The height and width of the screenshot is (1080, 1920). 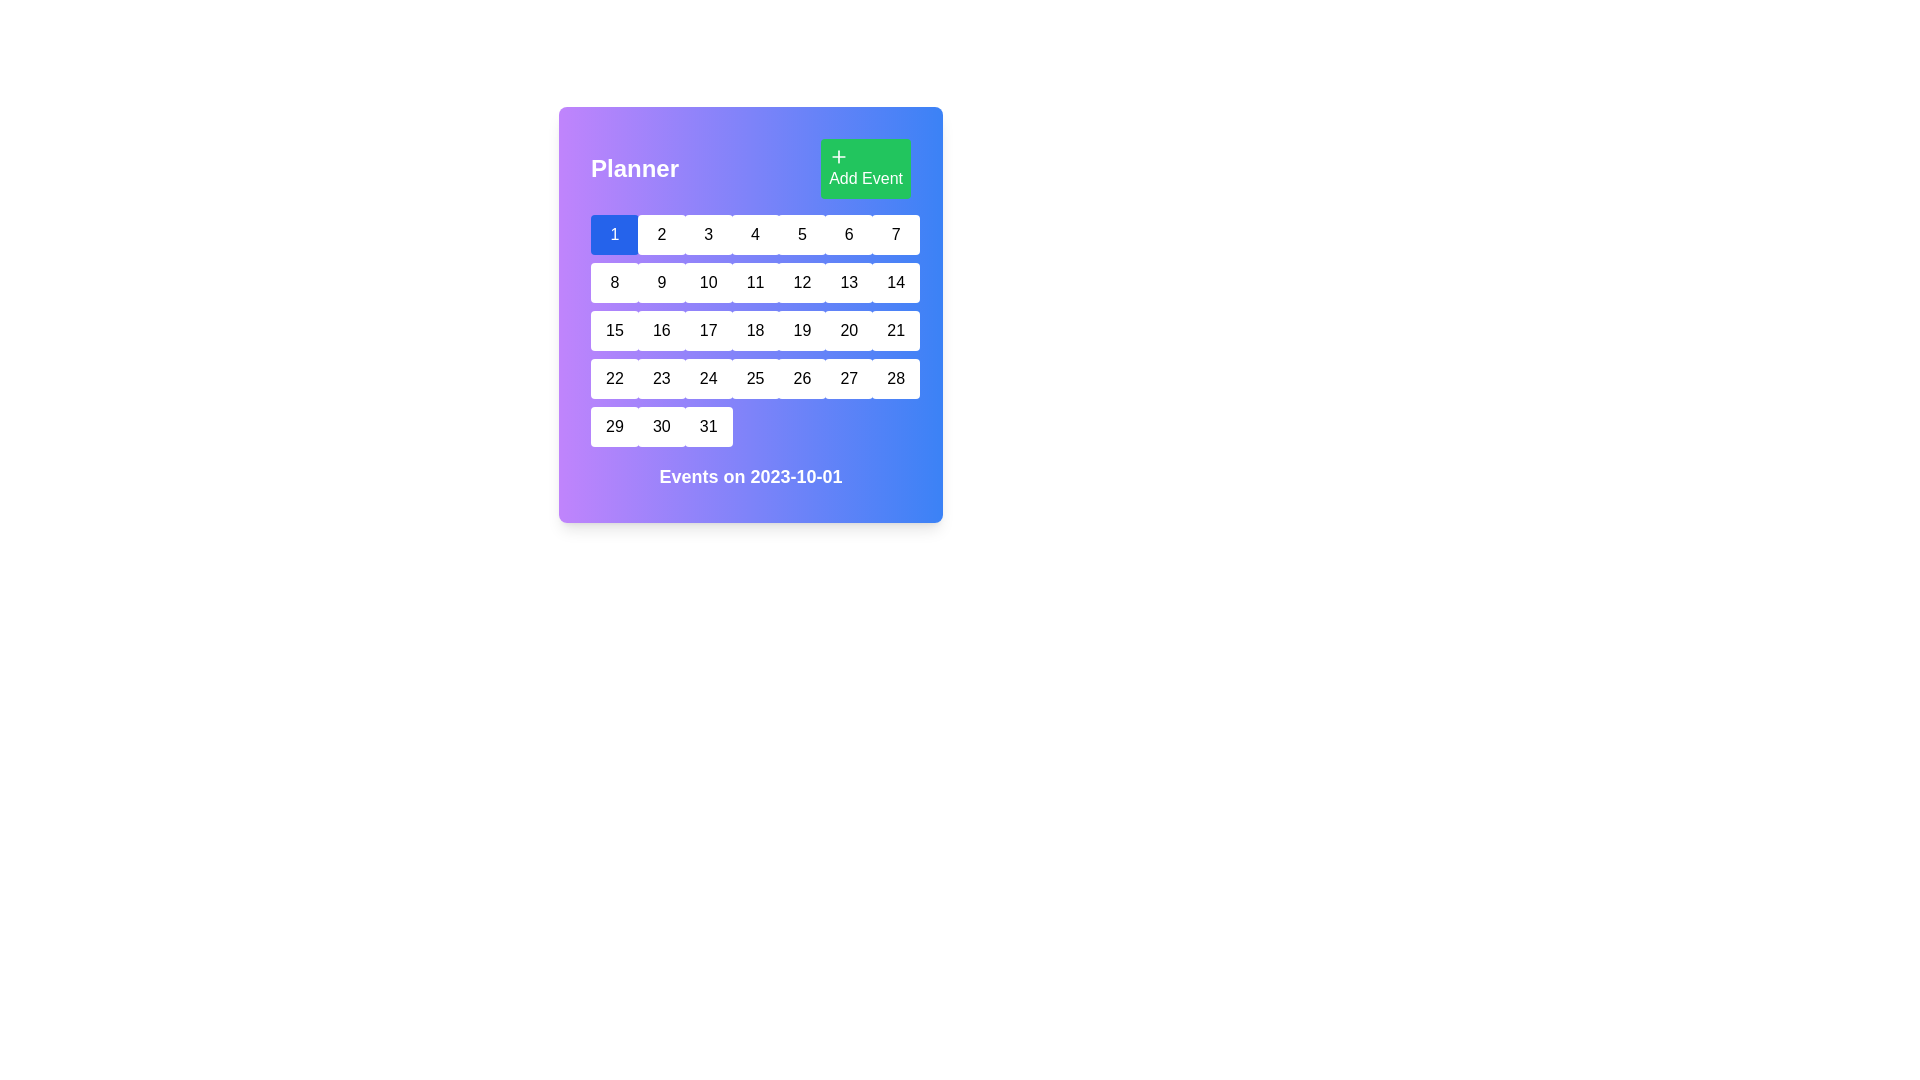 What do you see at coordinates (895, 378) in the screenshot?
I see `the button displaying '28', which is a rounded rectangular box with a white background and black text` at bounding box center [895, 378].